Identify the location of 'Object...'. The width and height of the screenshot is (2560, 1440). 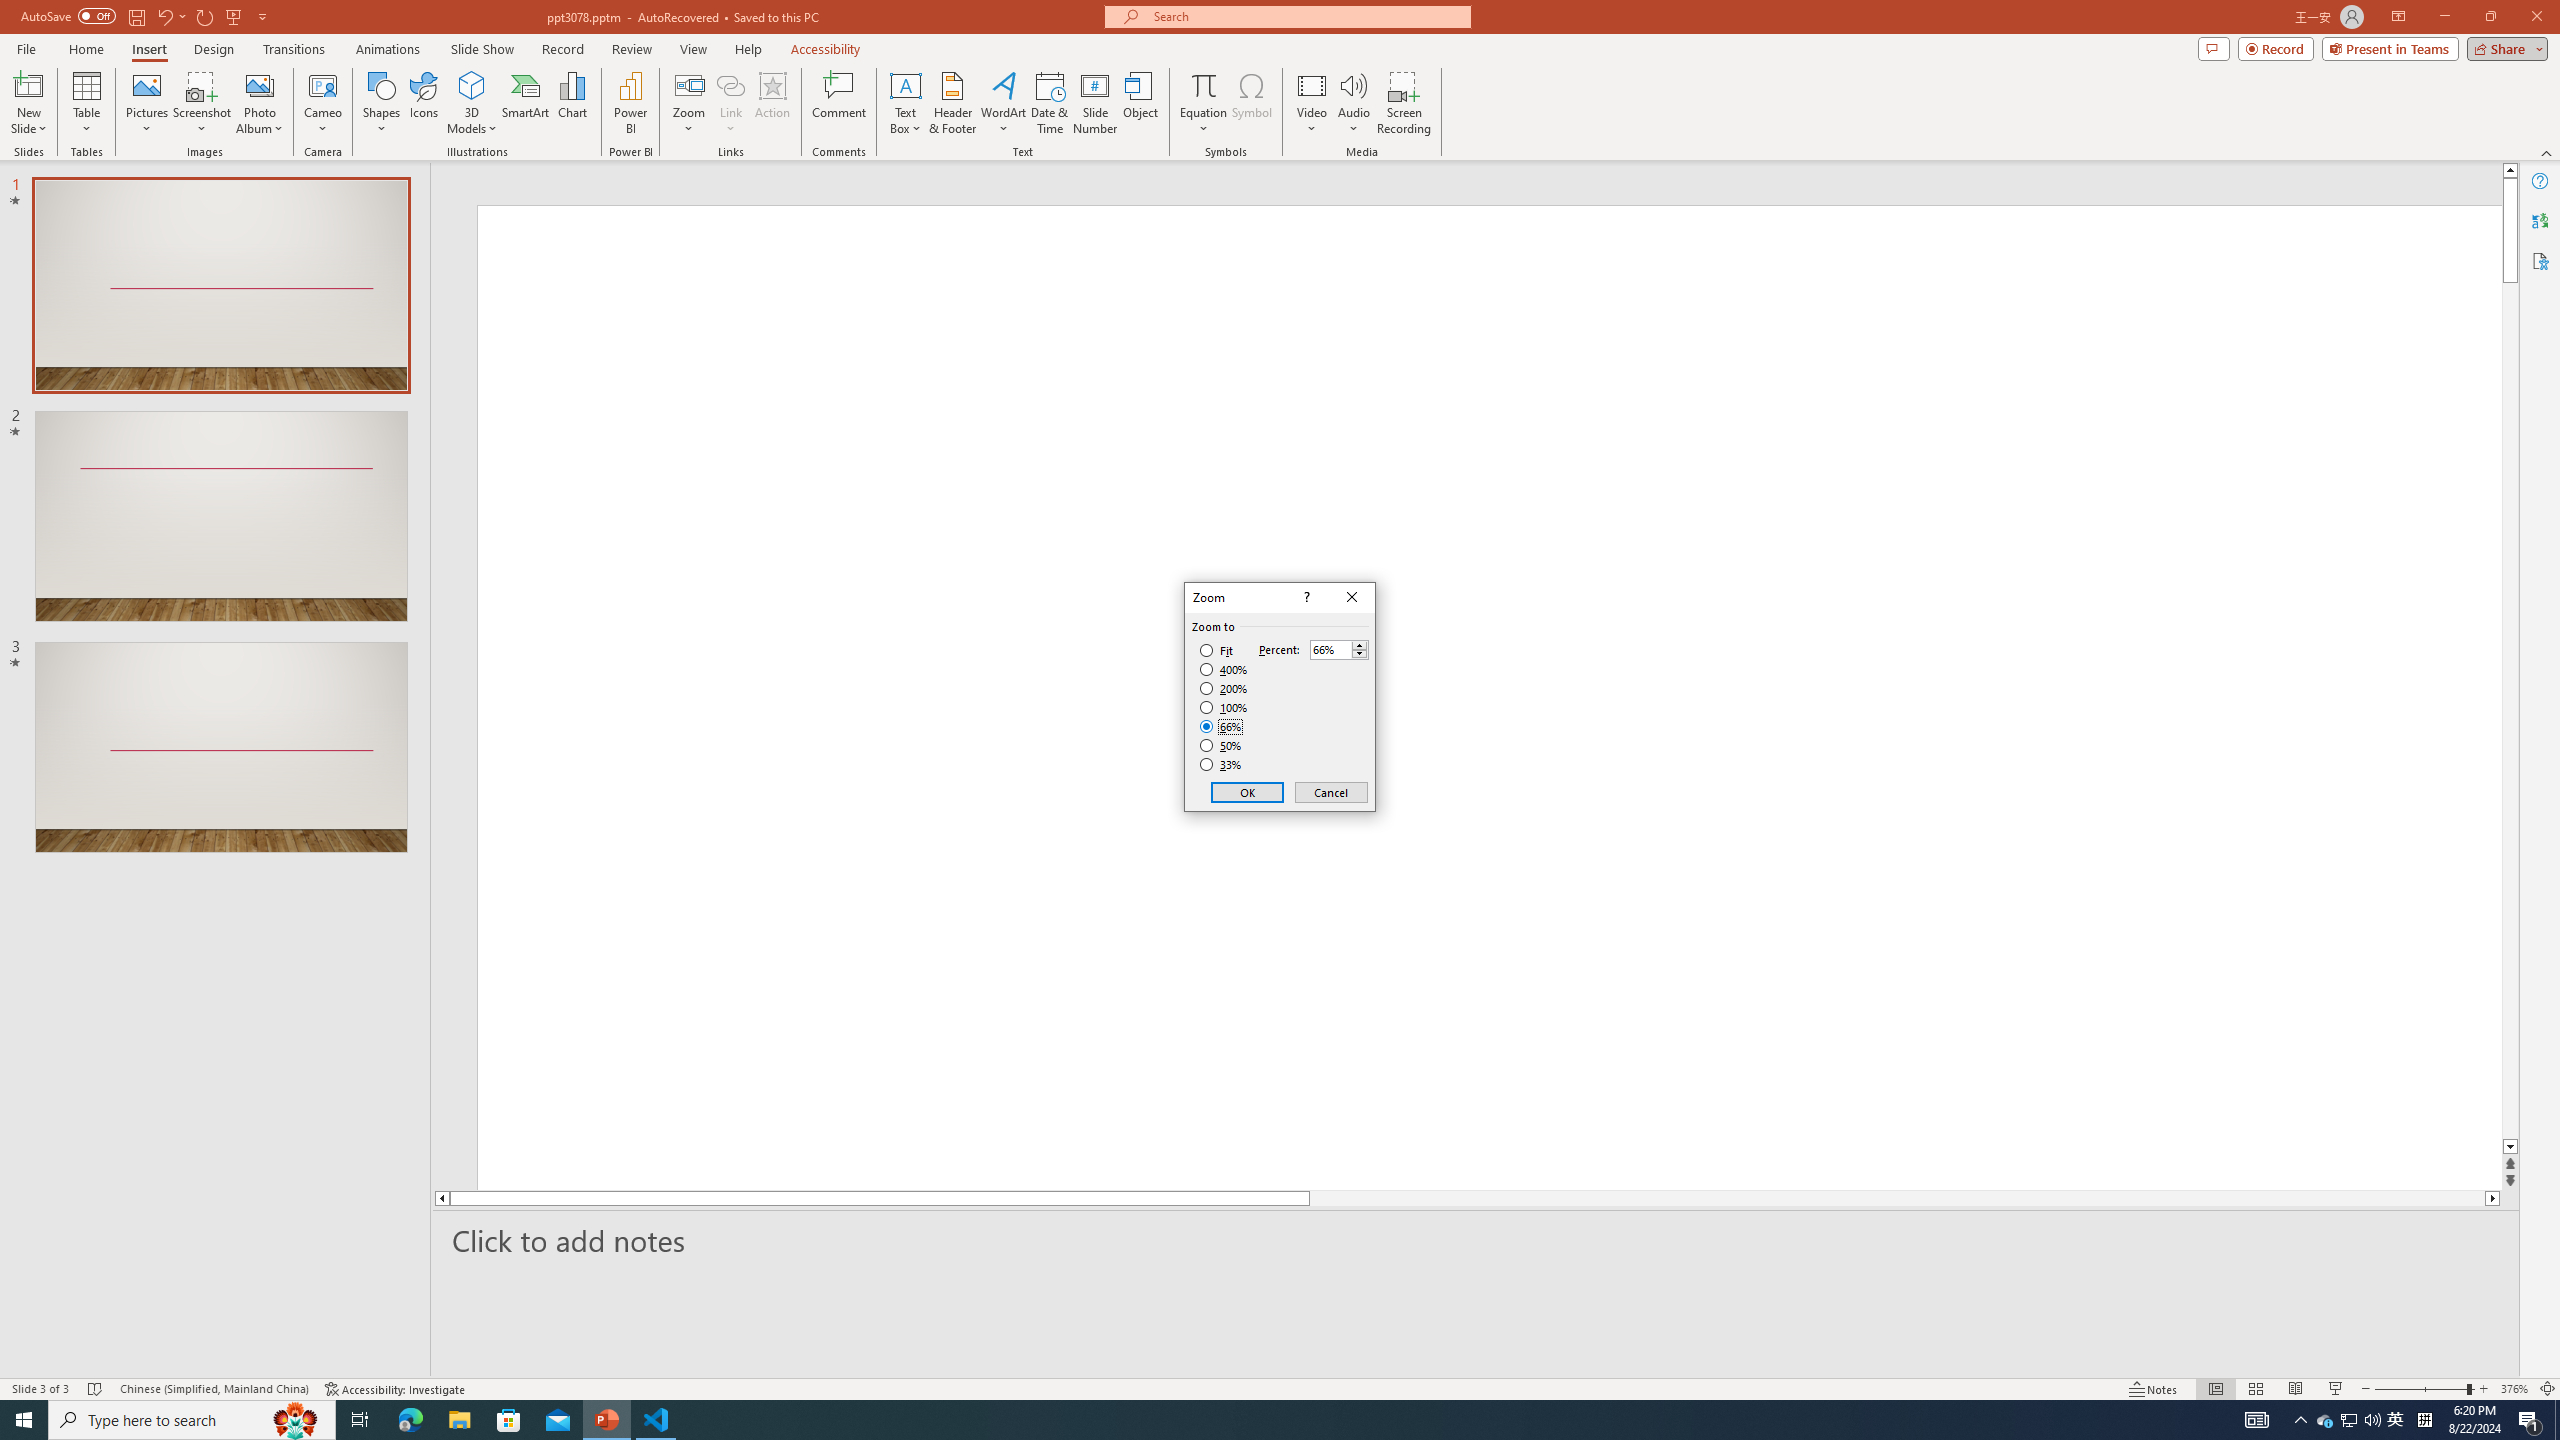
(1141, 103).